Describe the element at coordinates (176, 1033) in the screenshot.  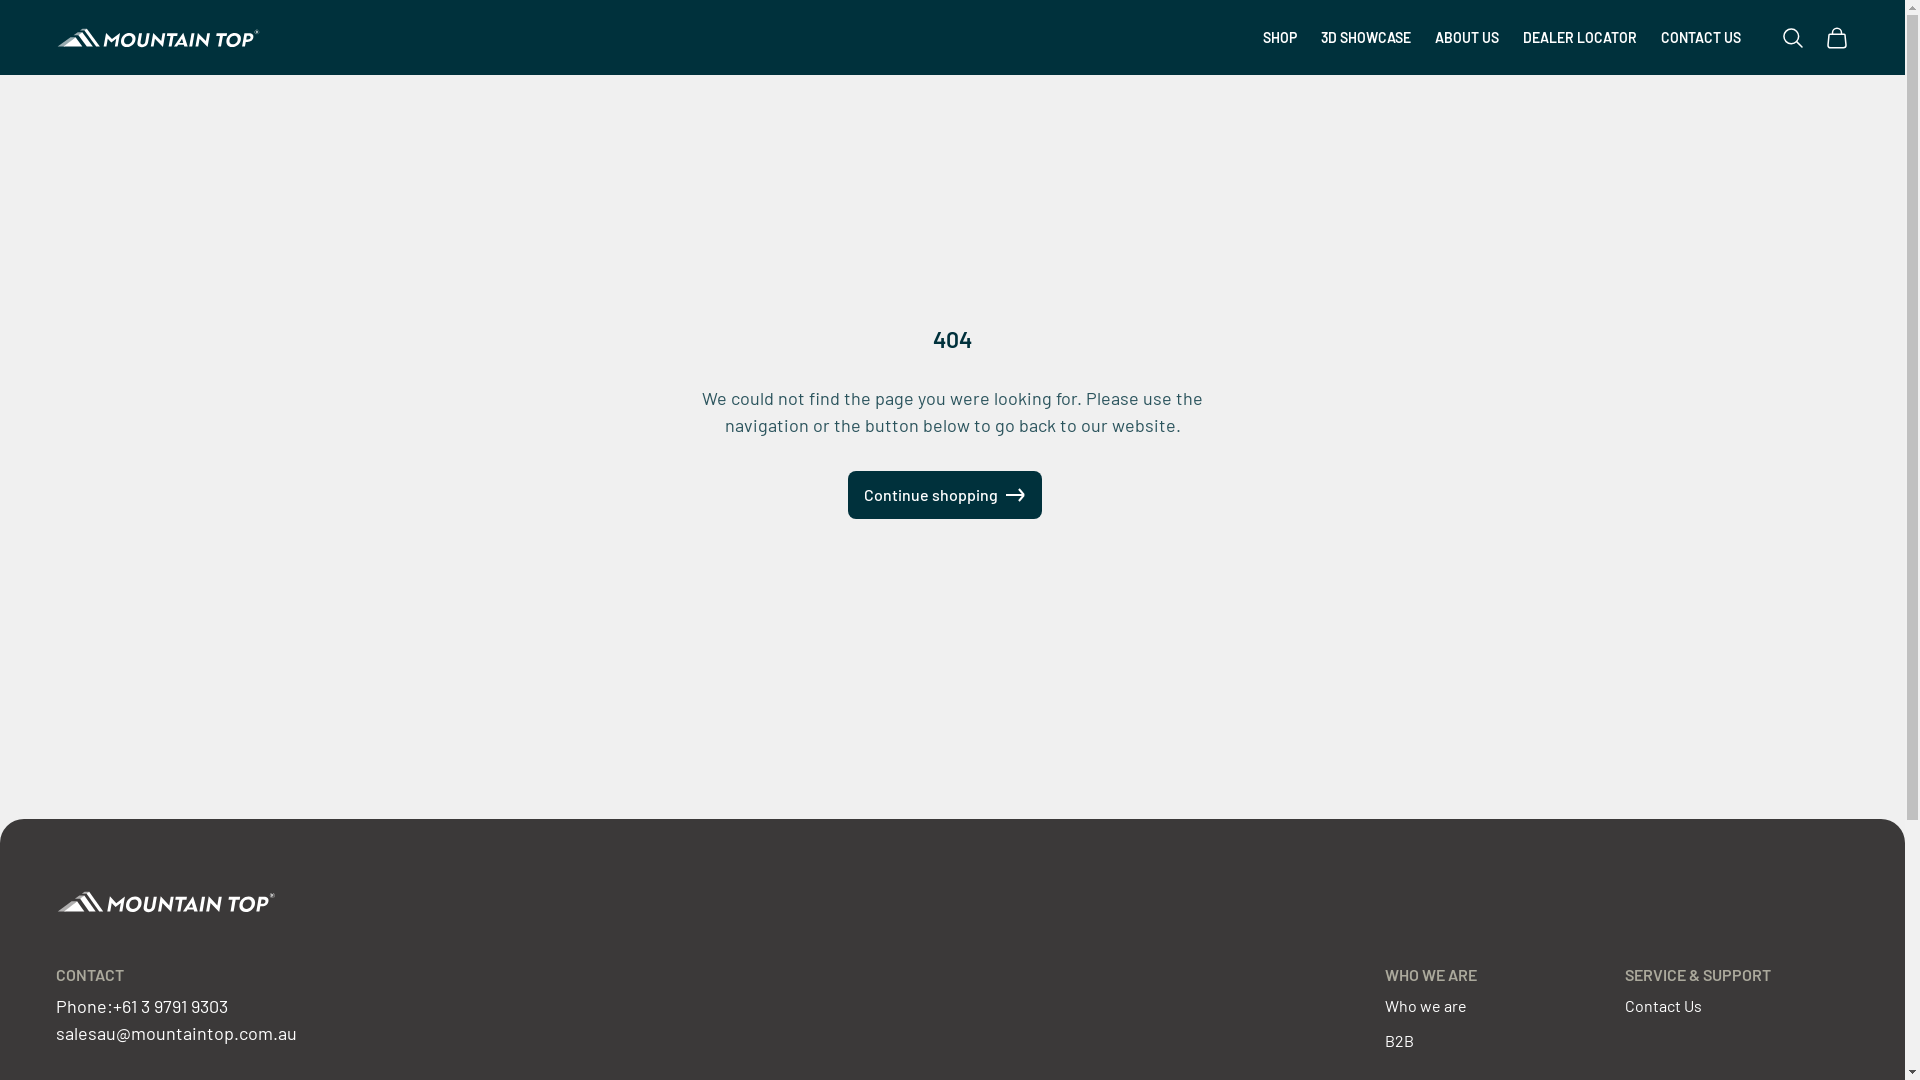
I see `'salesau@mountaintop.com.au'` at that location.